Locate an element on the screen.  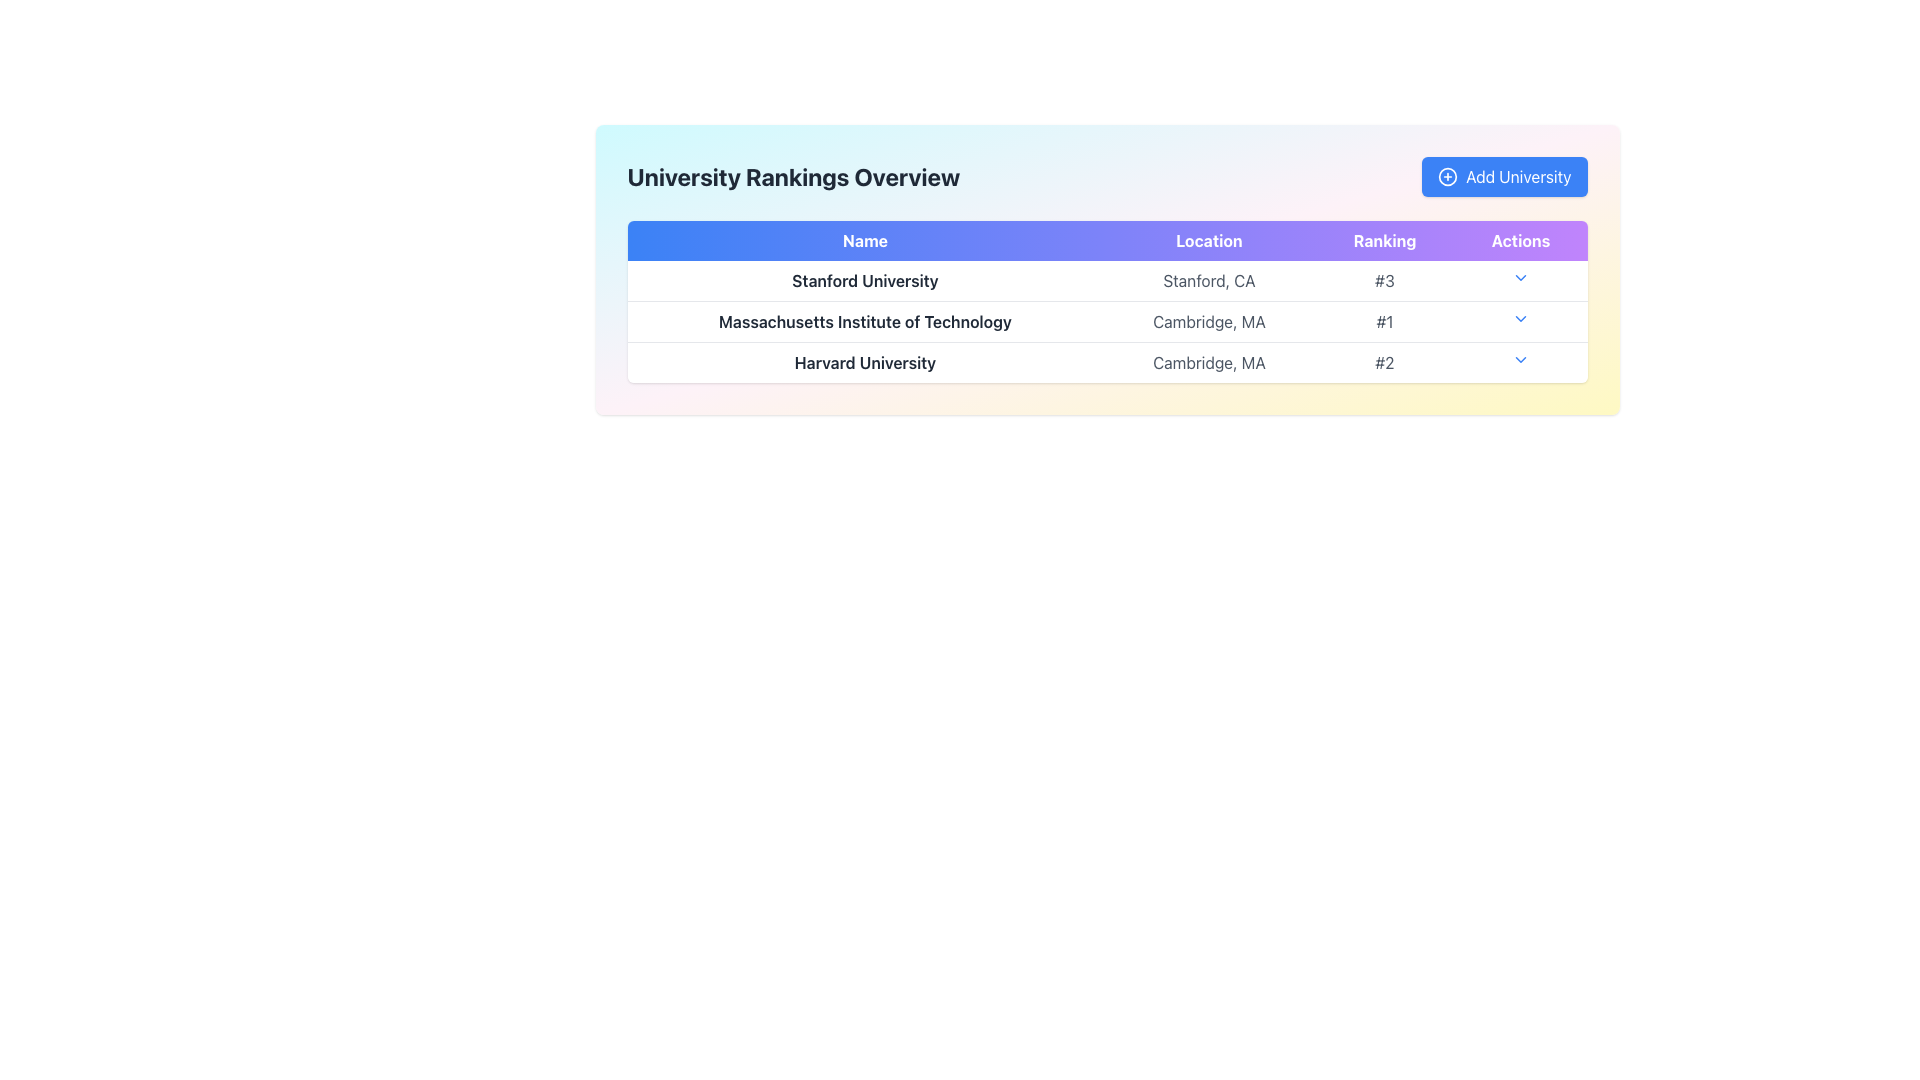
the Text Label displaying 'Cambridge, MA' located in the 'Location' column of the second row of the table, between 'Massachusetts Institute of Technology' and '#1' is located at coordinates (1208, 320).